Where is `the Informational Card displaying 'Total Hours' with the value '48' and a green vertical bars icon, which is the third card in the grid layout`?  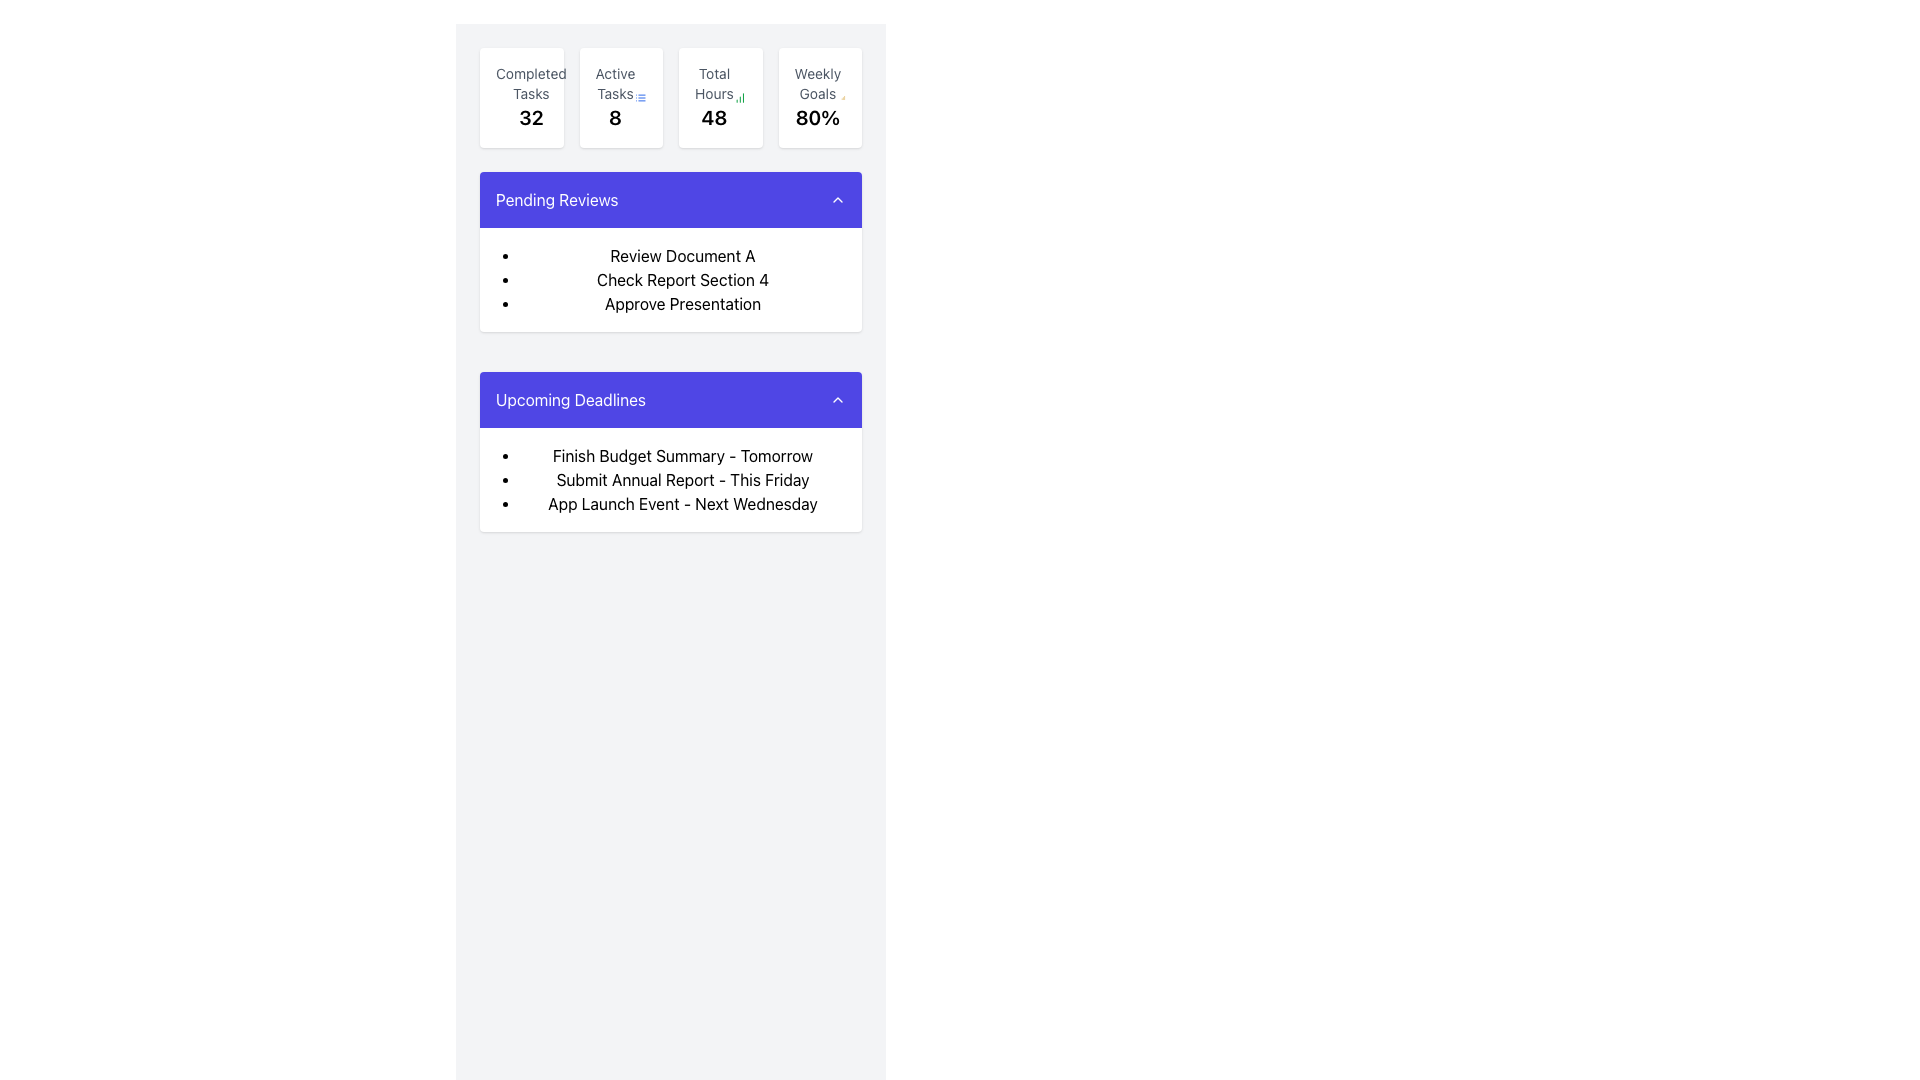
the Informational Card displaying 'Total Hours' with the value '48' and a green vertical bars icon, which is the third card in the grid layout is located at coordinates (720, 97).